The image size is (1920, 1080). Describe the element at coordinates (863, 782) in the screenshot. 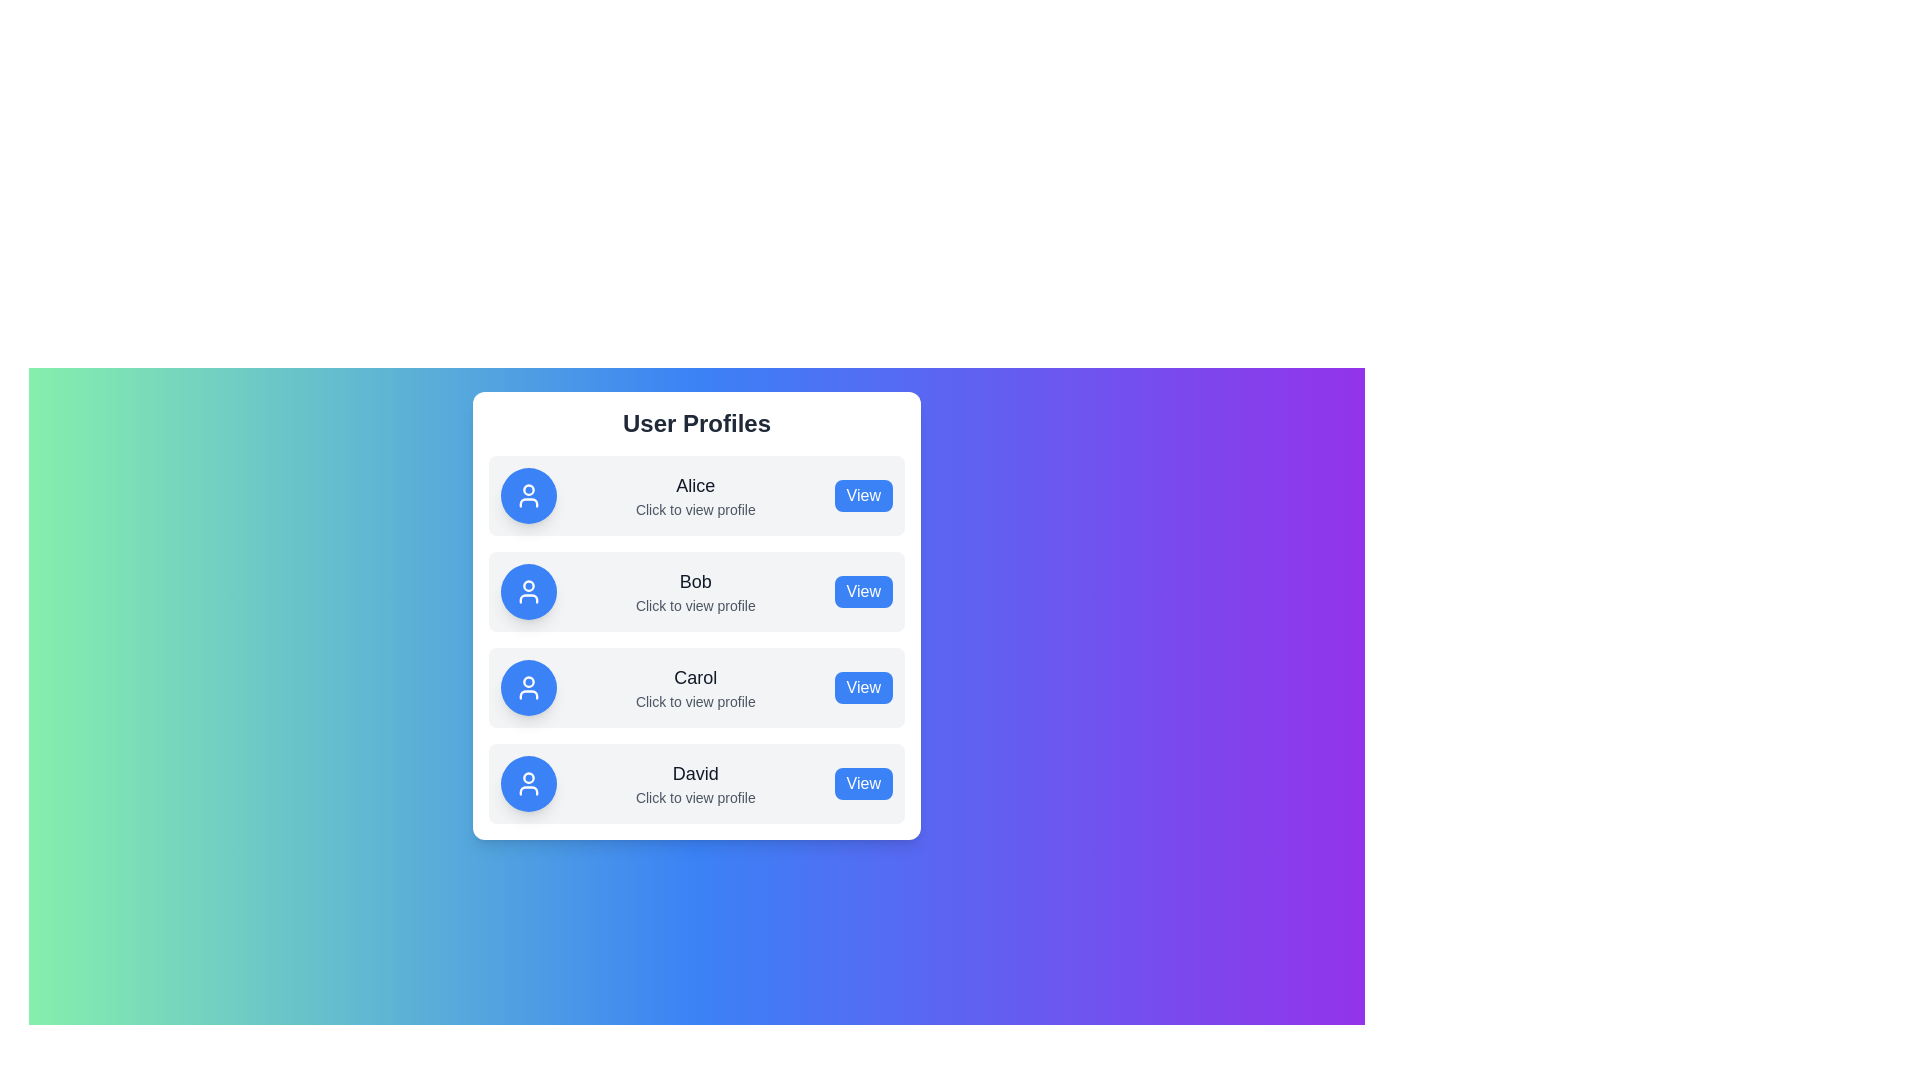

I see `the button on the far right of the row corresponding to 'David'` at that location.